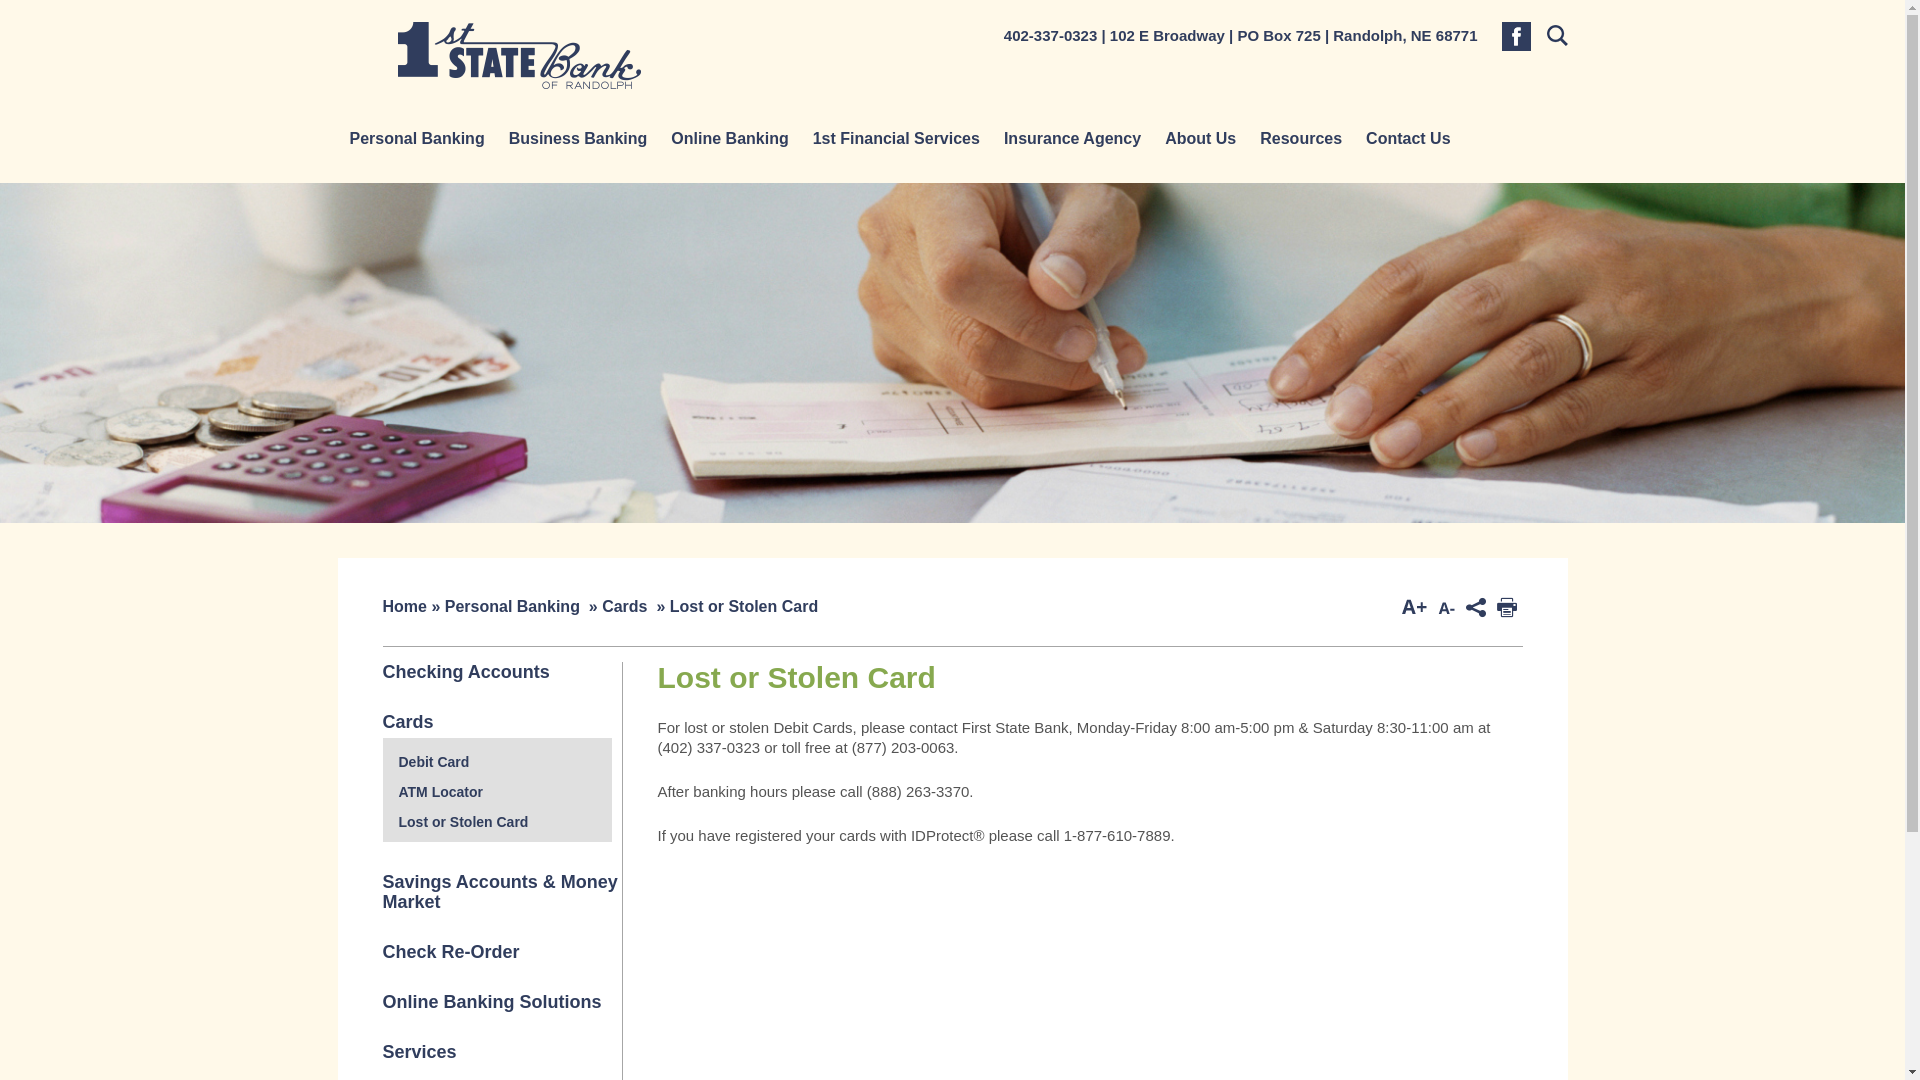 The height and width of the screenshot is (1080, 1920). I want to click on 'Resources', so click(1247, 137).